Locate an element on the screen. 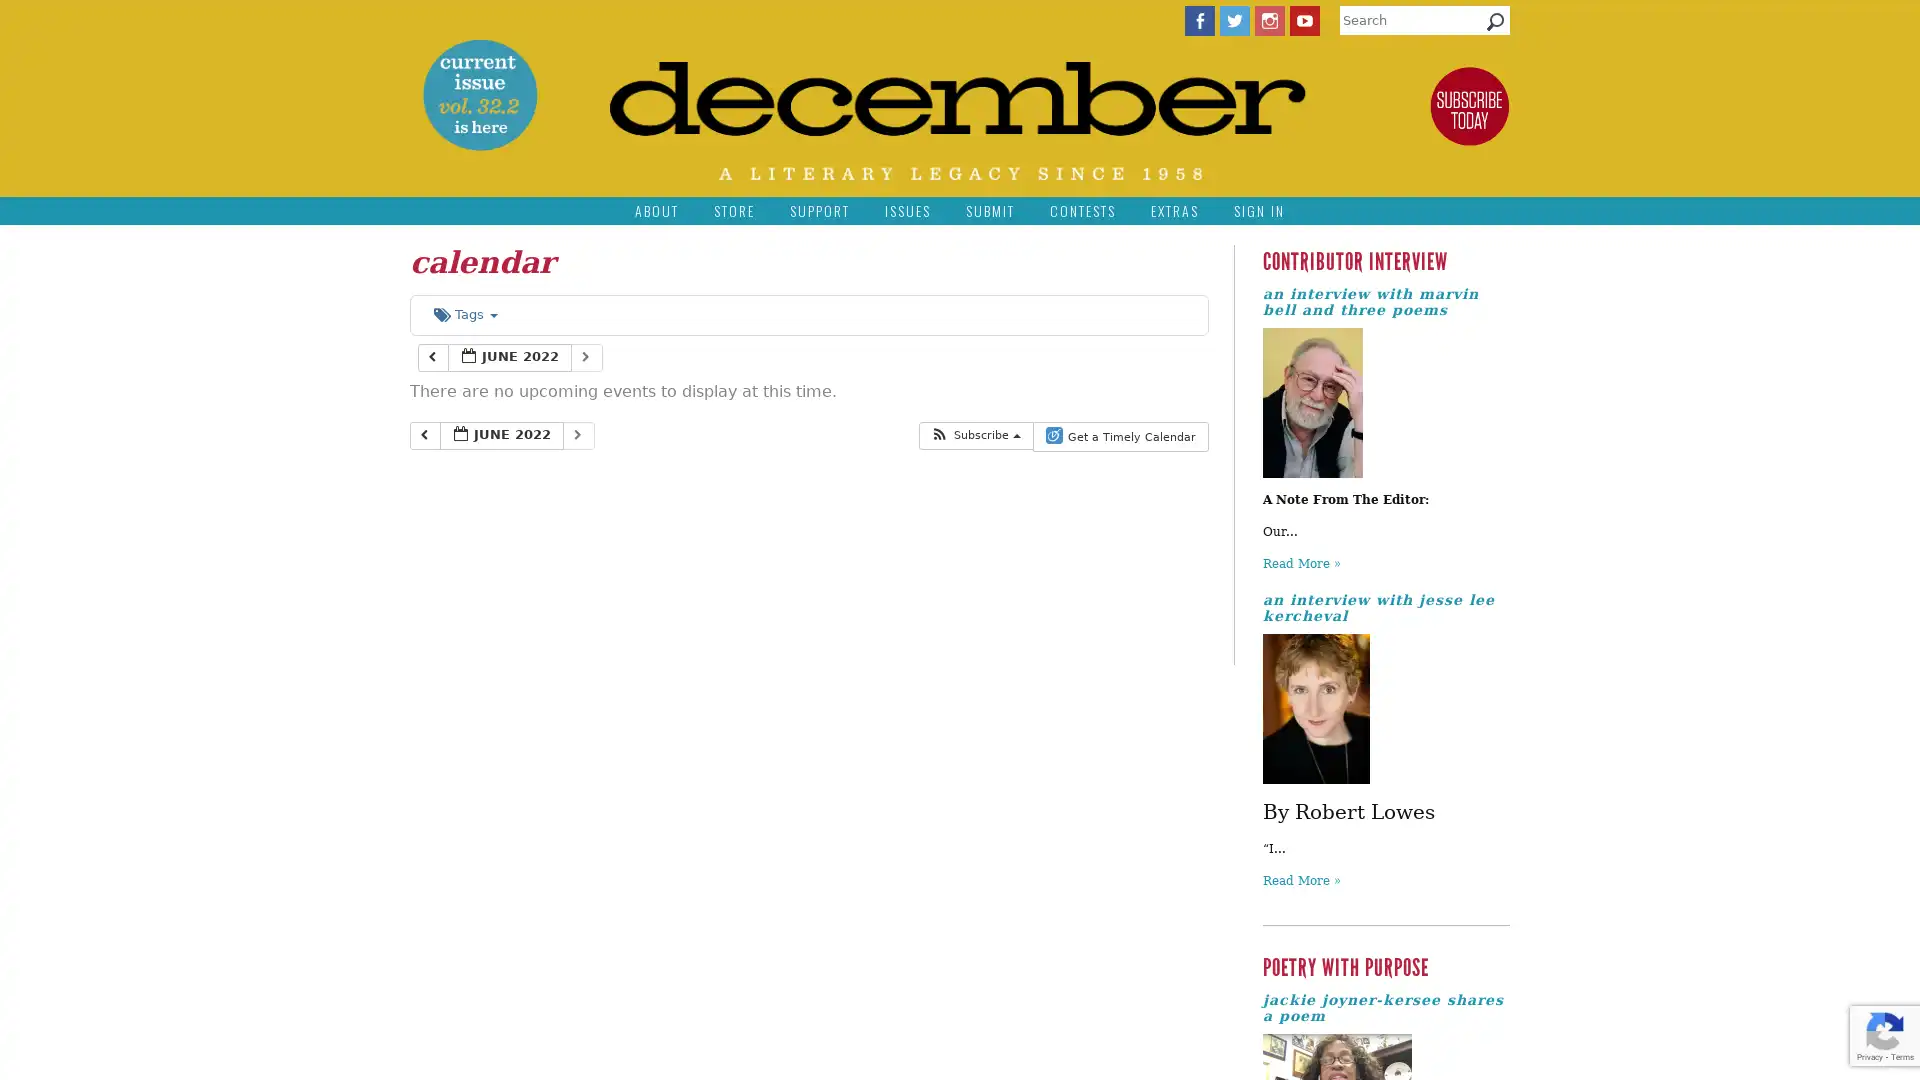 Image resolution: width=1920 pixels, height=1080 pixels. Subscribe is located at coordinates (974, 434).